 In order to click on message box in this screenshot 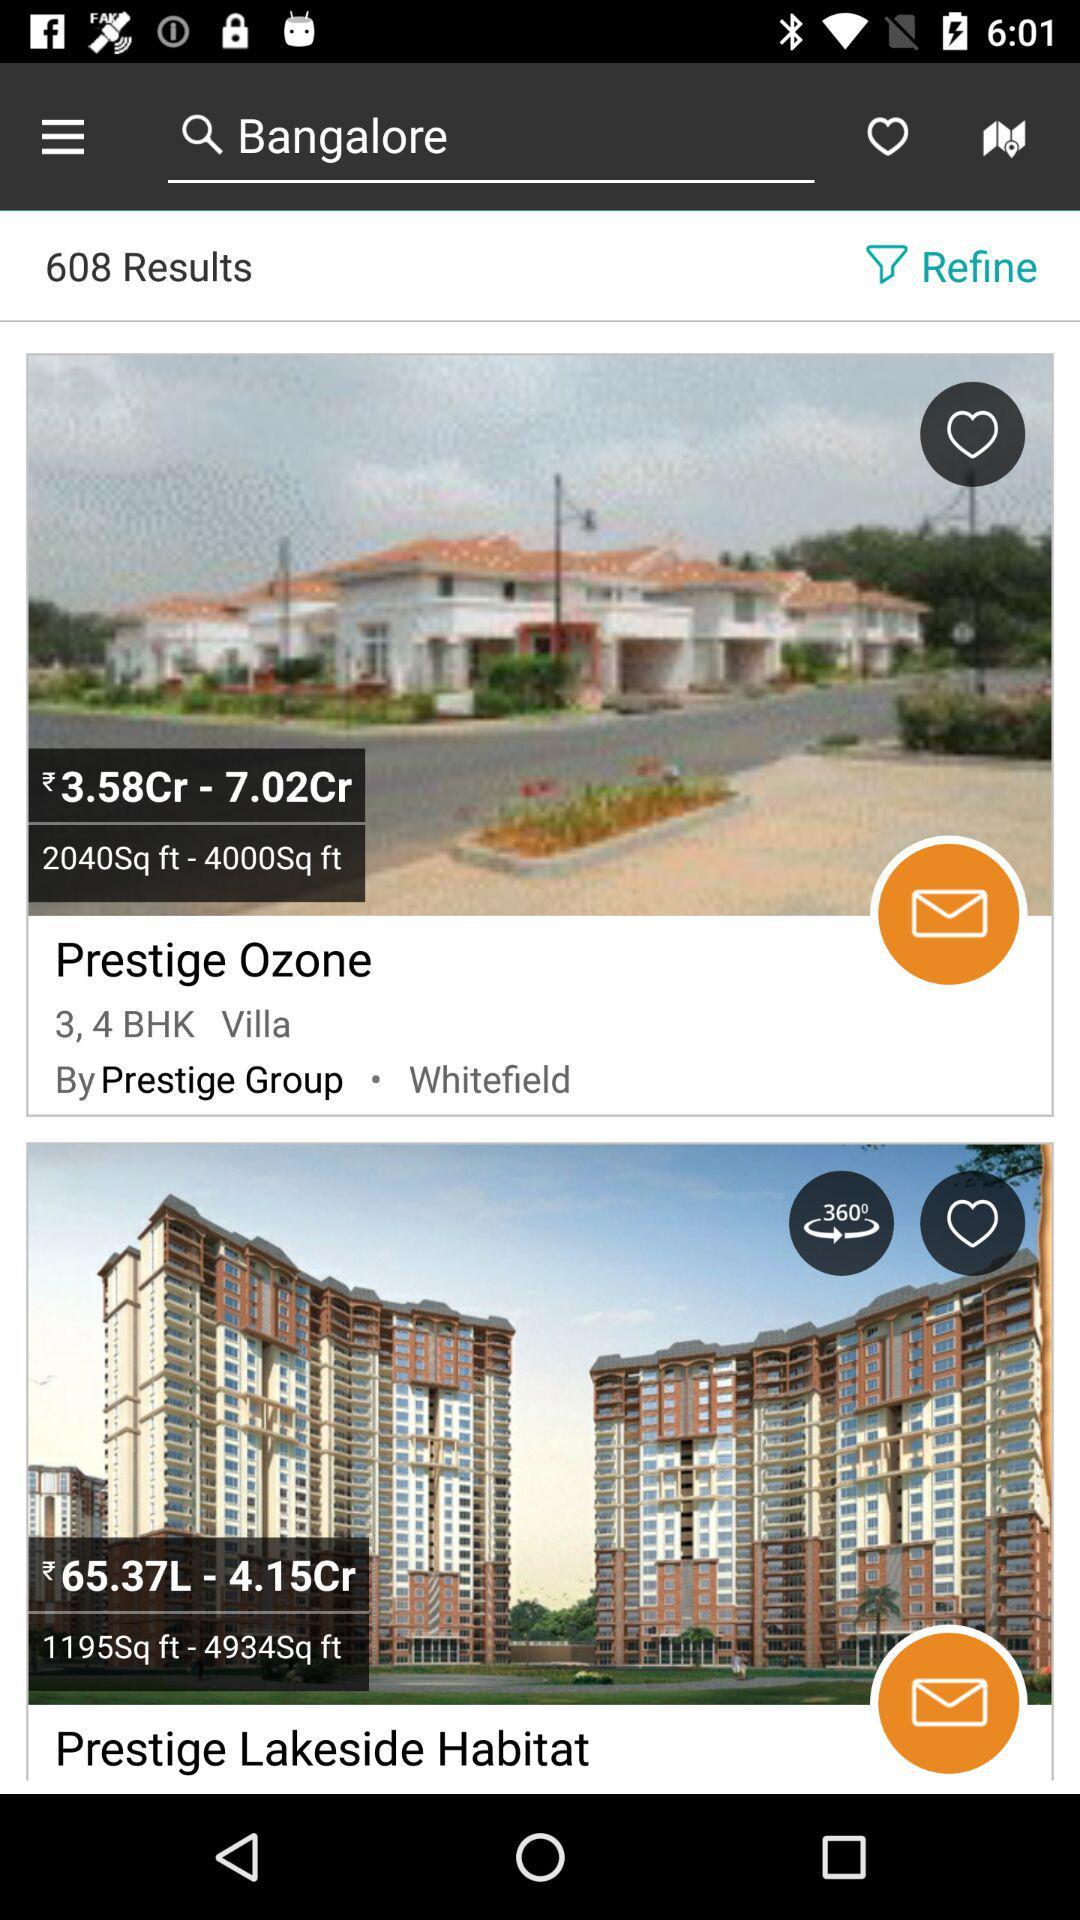, I will do `click(947, 913)`.